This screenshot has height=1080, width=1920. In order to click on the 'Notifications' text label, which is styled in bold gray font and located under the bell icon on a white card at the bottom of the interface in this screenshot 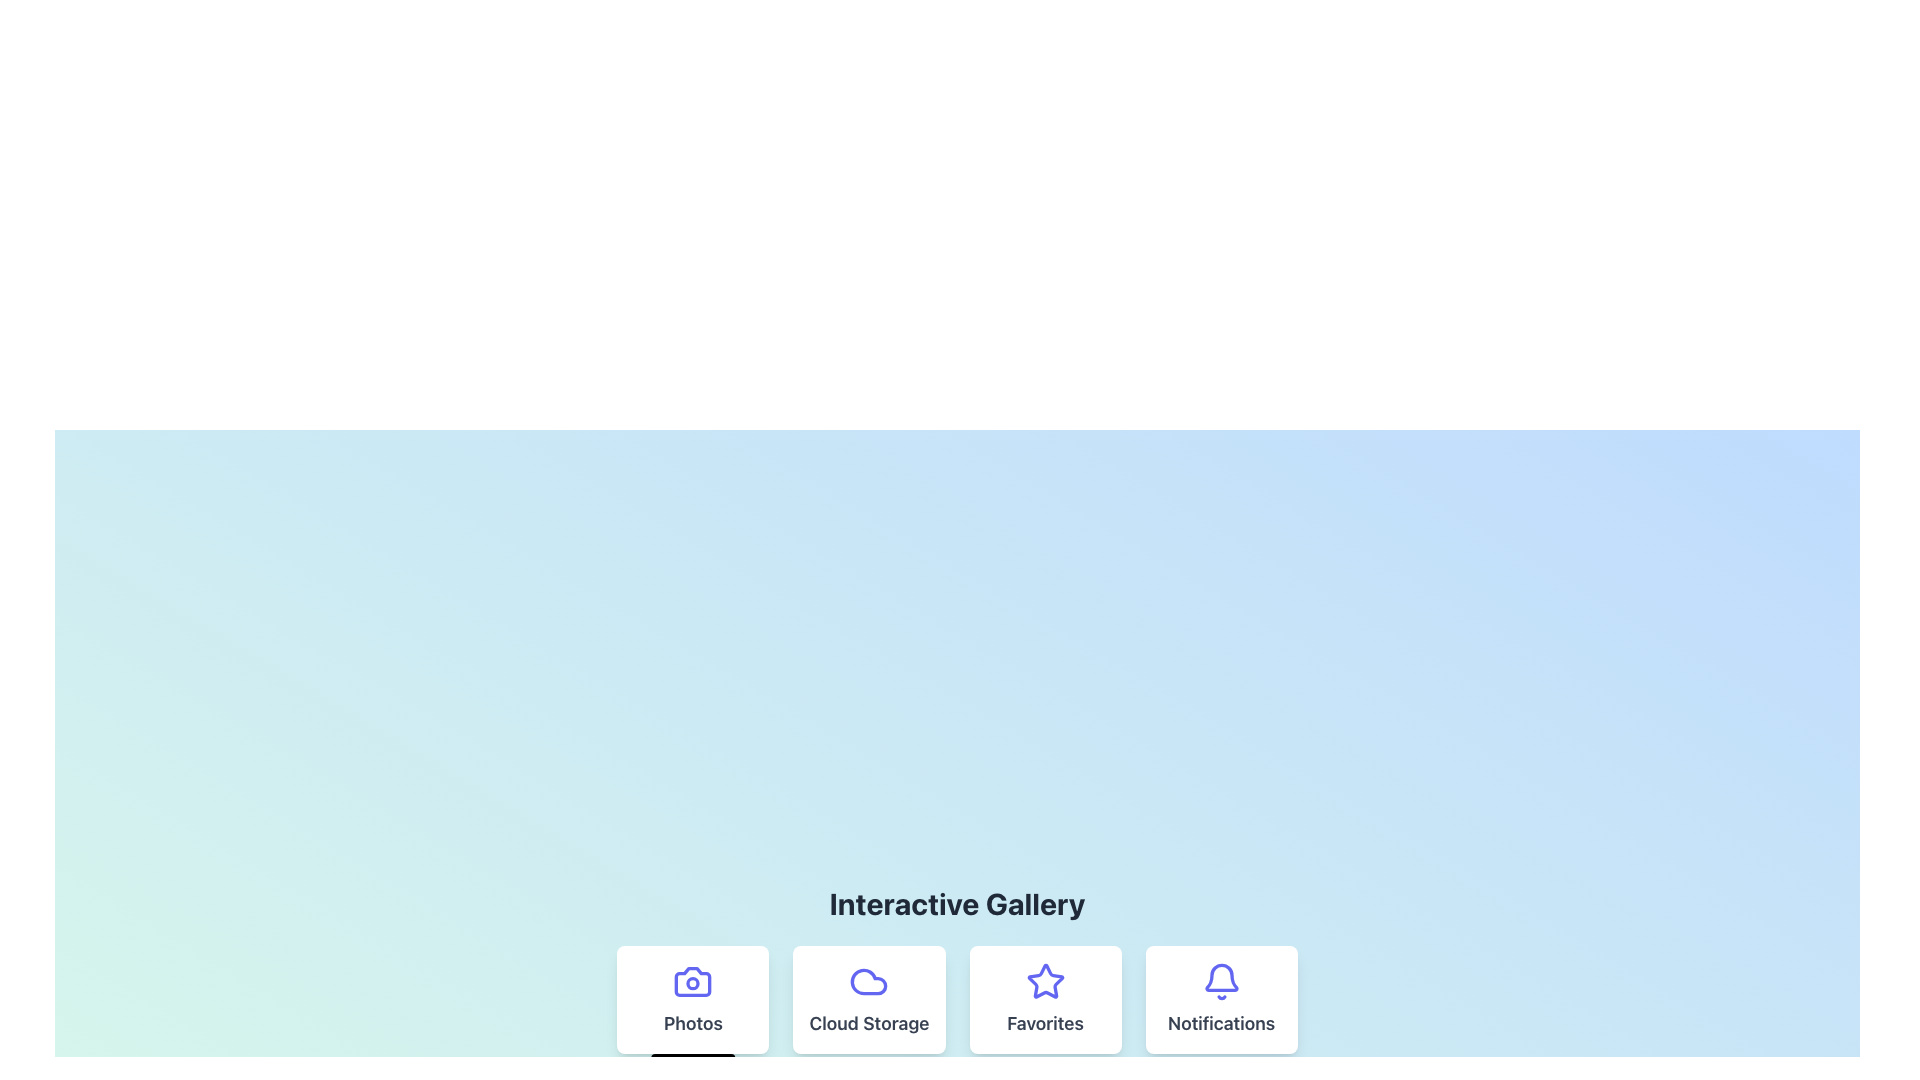, I will do `click(1220, 1023)`.